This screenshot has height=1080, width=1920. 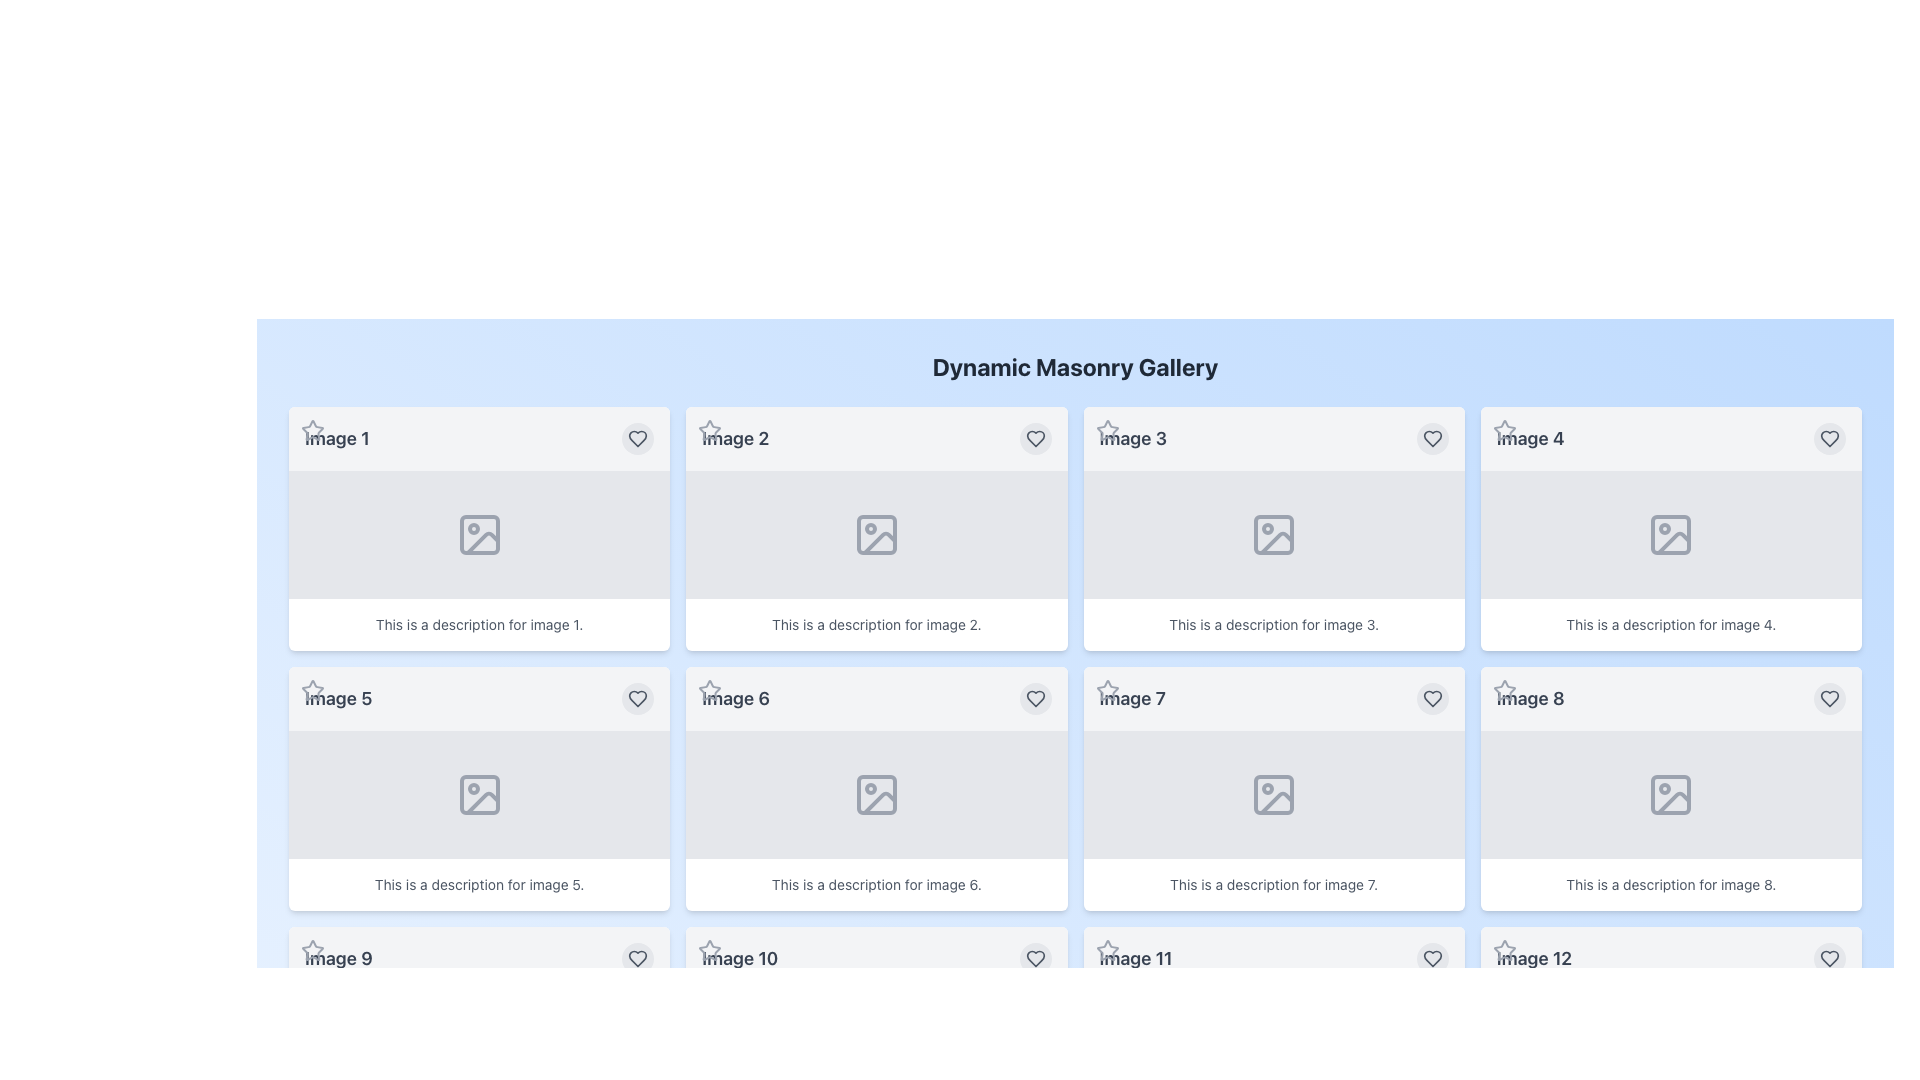 What do you see at coordinates (311, 689) in the screenshot?
I see `the star icon in the top-left corner of the card for 'Image 5' to interact with it` at bounding box center [311, 689].